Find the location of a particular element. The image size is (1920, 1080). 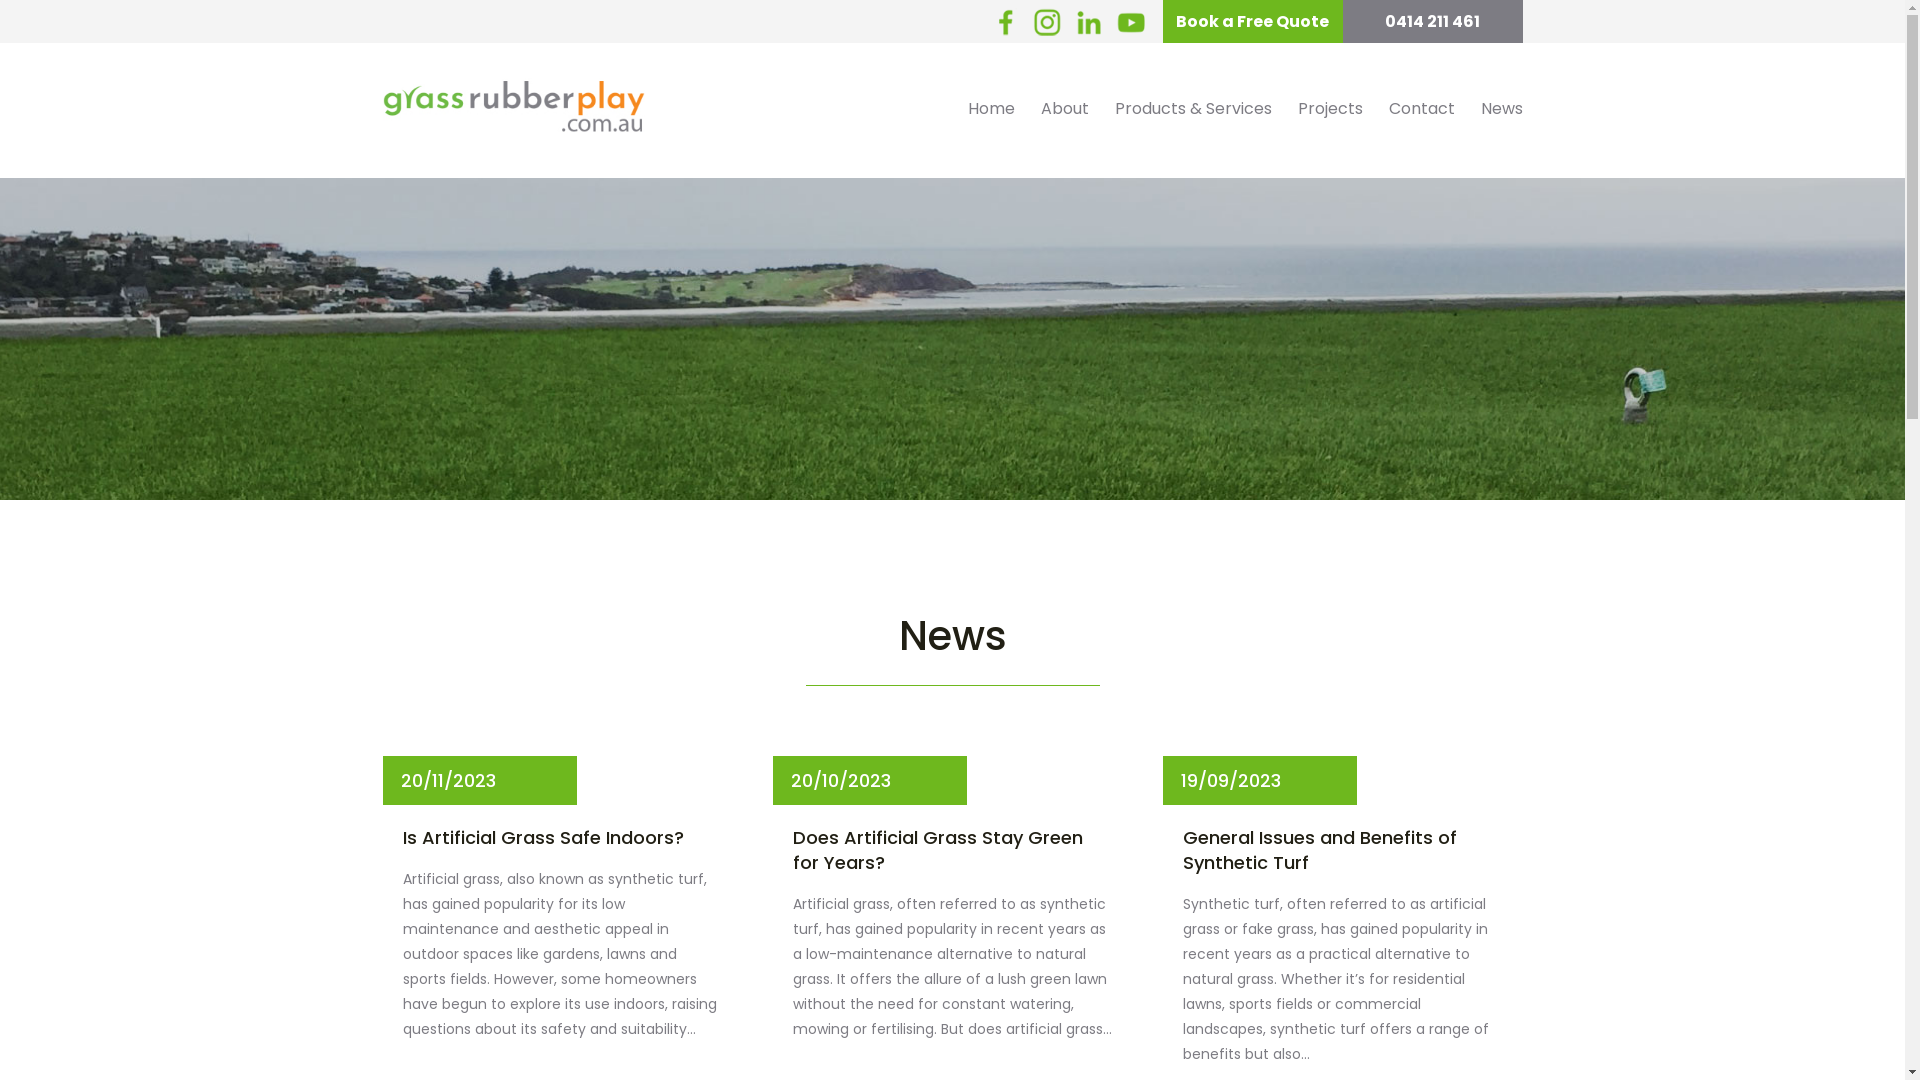

'Projects' is located at coordinates (1329, 108).